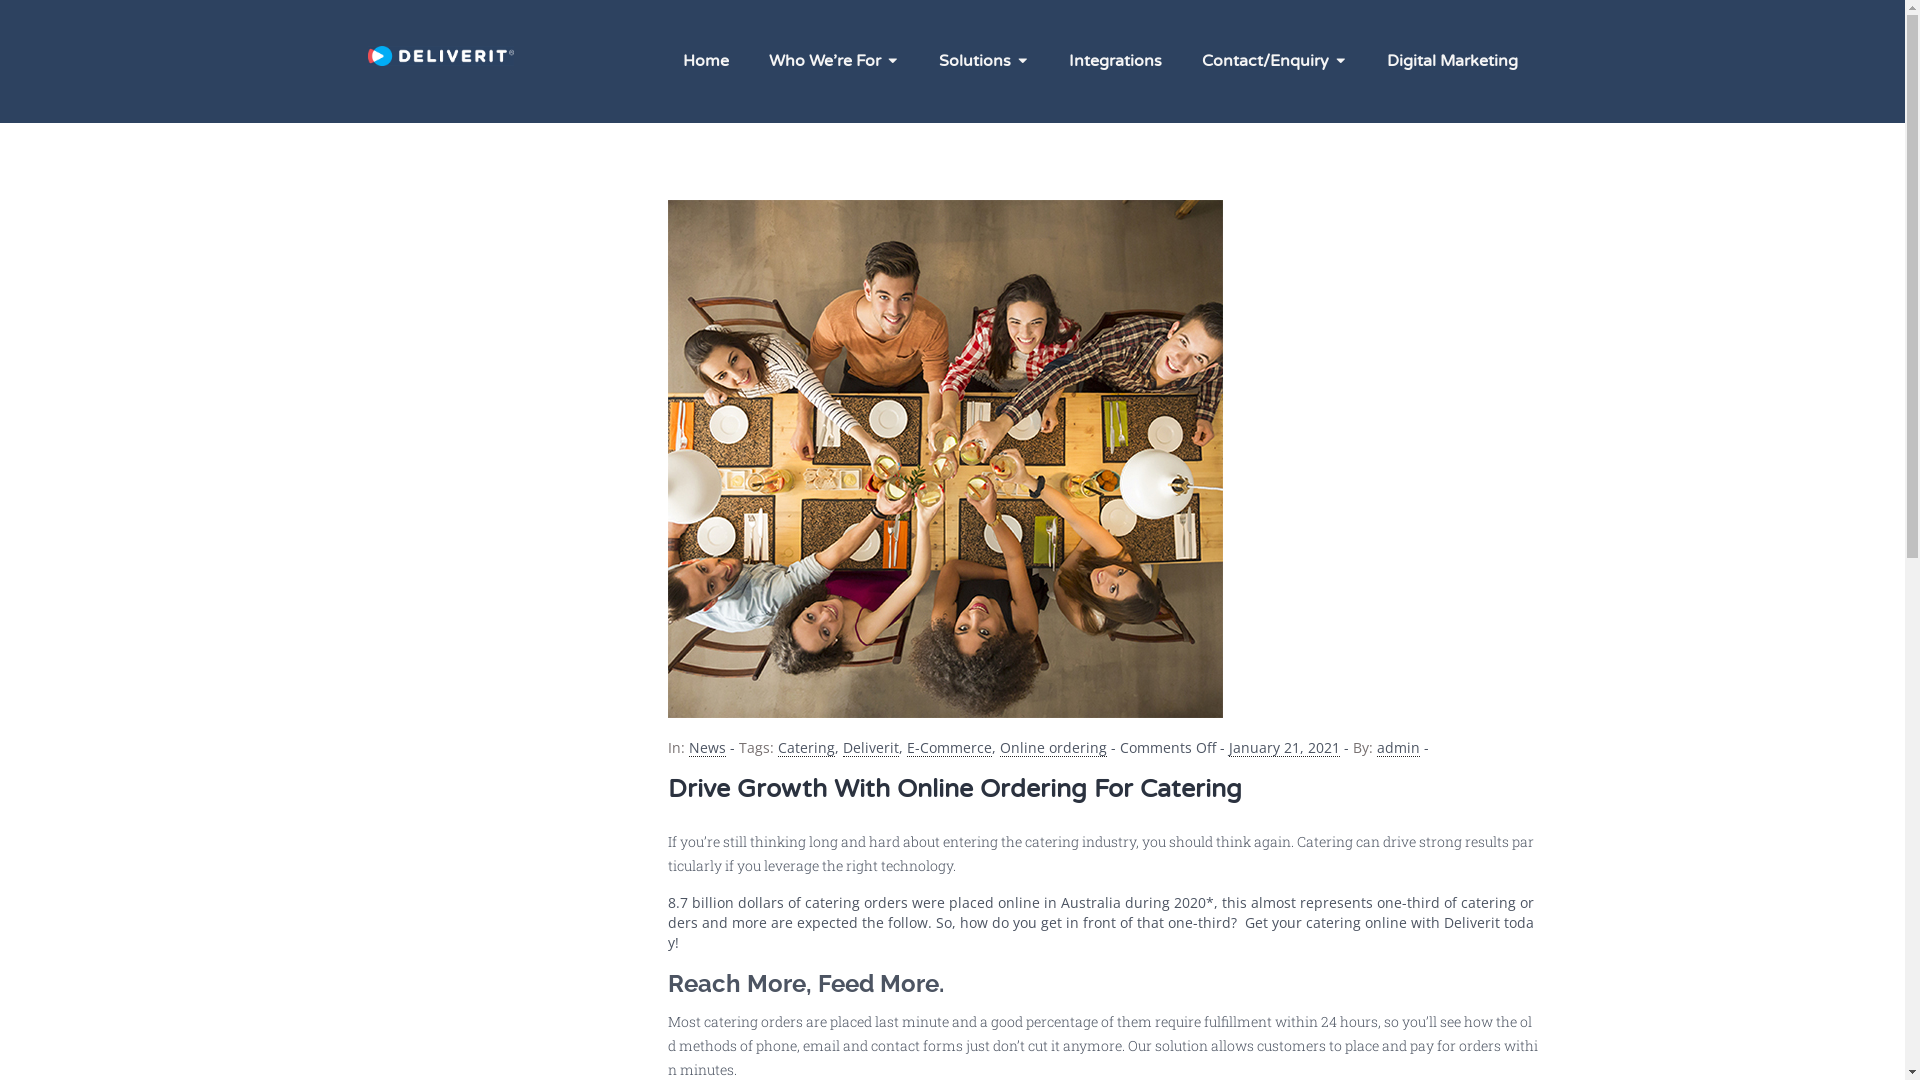  What do you see at coordinates (1046, 60) in the screenshot?
I see `'Integrations'` at bounding box center [1046, 60].